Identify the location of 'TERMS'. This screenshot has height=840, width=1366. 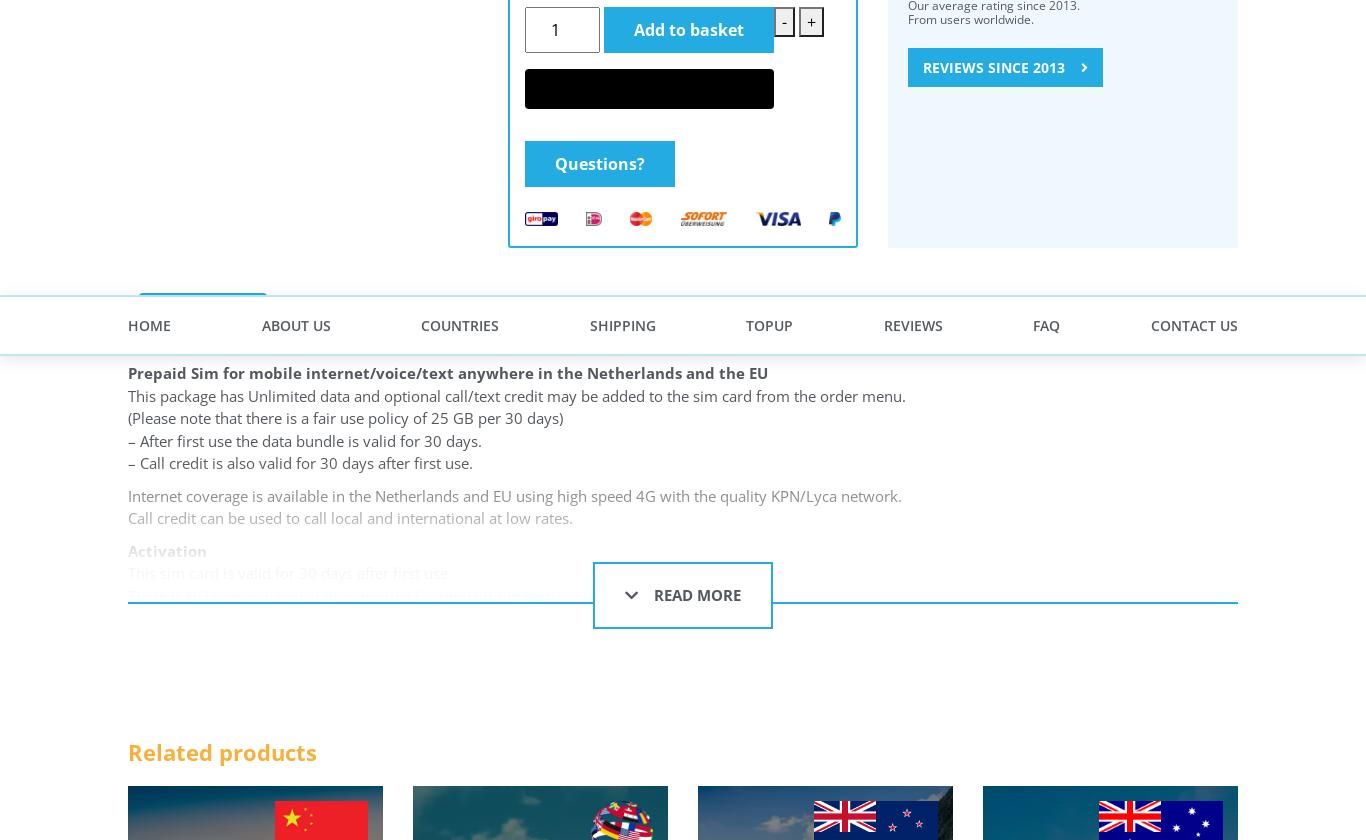
(539, 163).